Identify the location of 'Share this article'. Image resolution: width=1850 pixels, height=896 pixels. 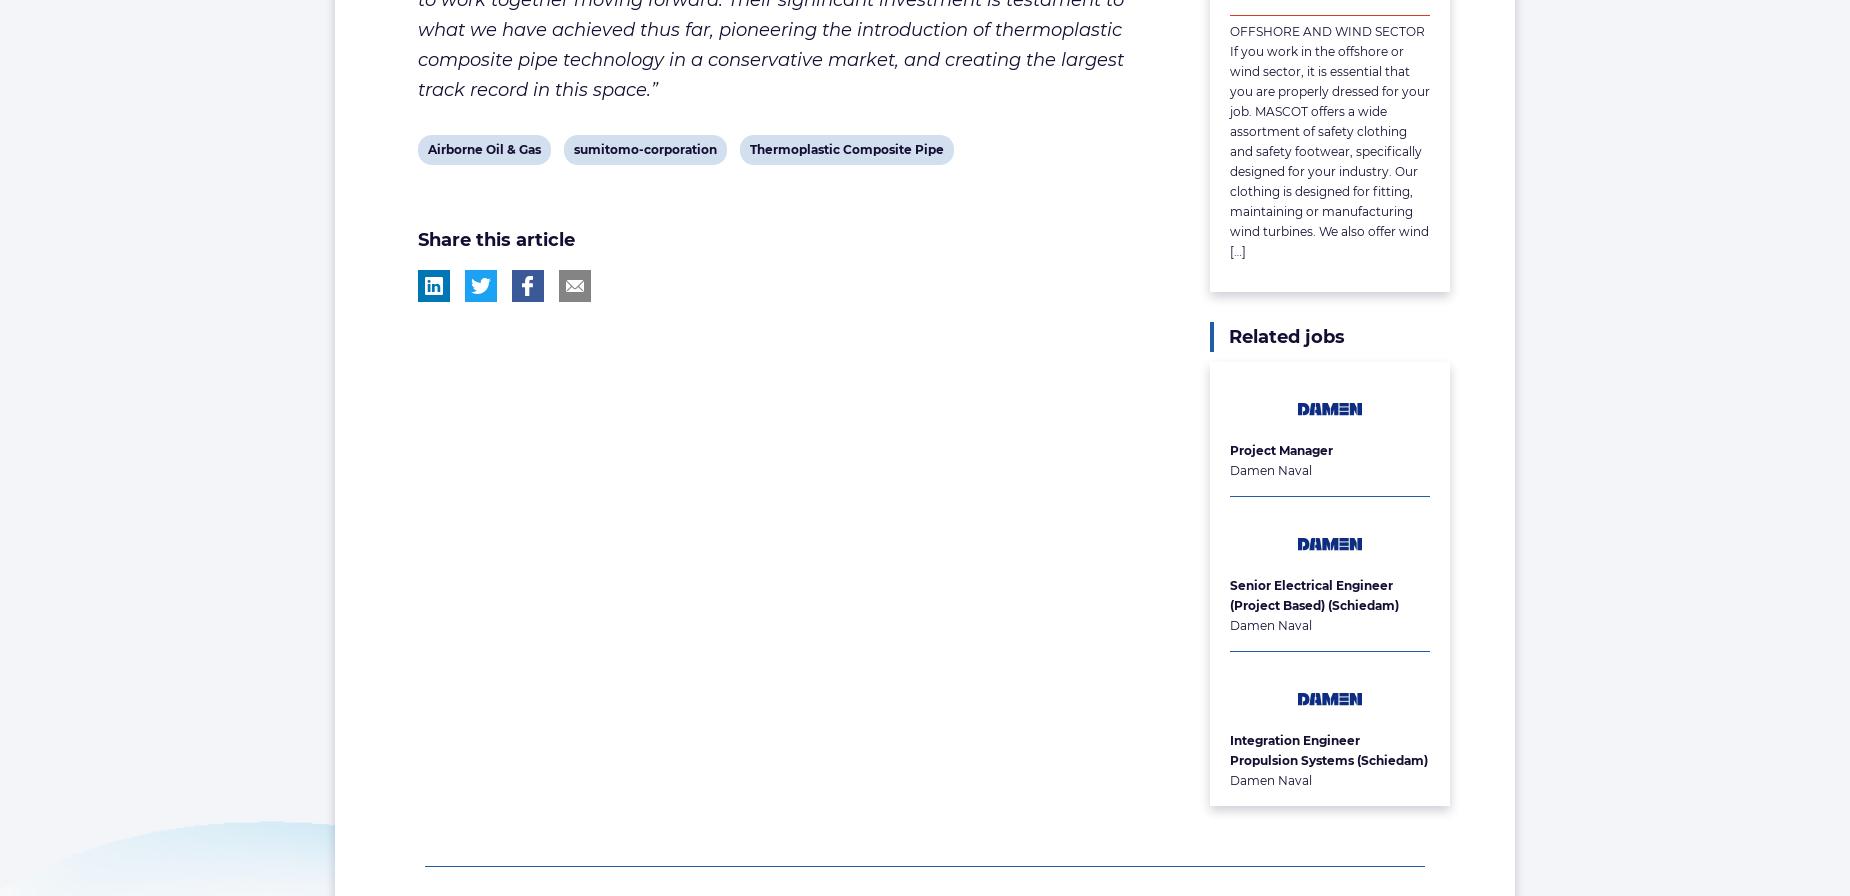
(415, 238).